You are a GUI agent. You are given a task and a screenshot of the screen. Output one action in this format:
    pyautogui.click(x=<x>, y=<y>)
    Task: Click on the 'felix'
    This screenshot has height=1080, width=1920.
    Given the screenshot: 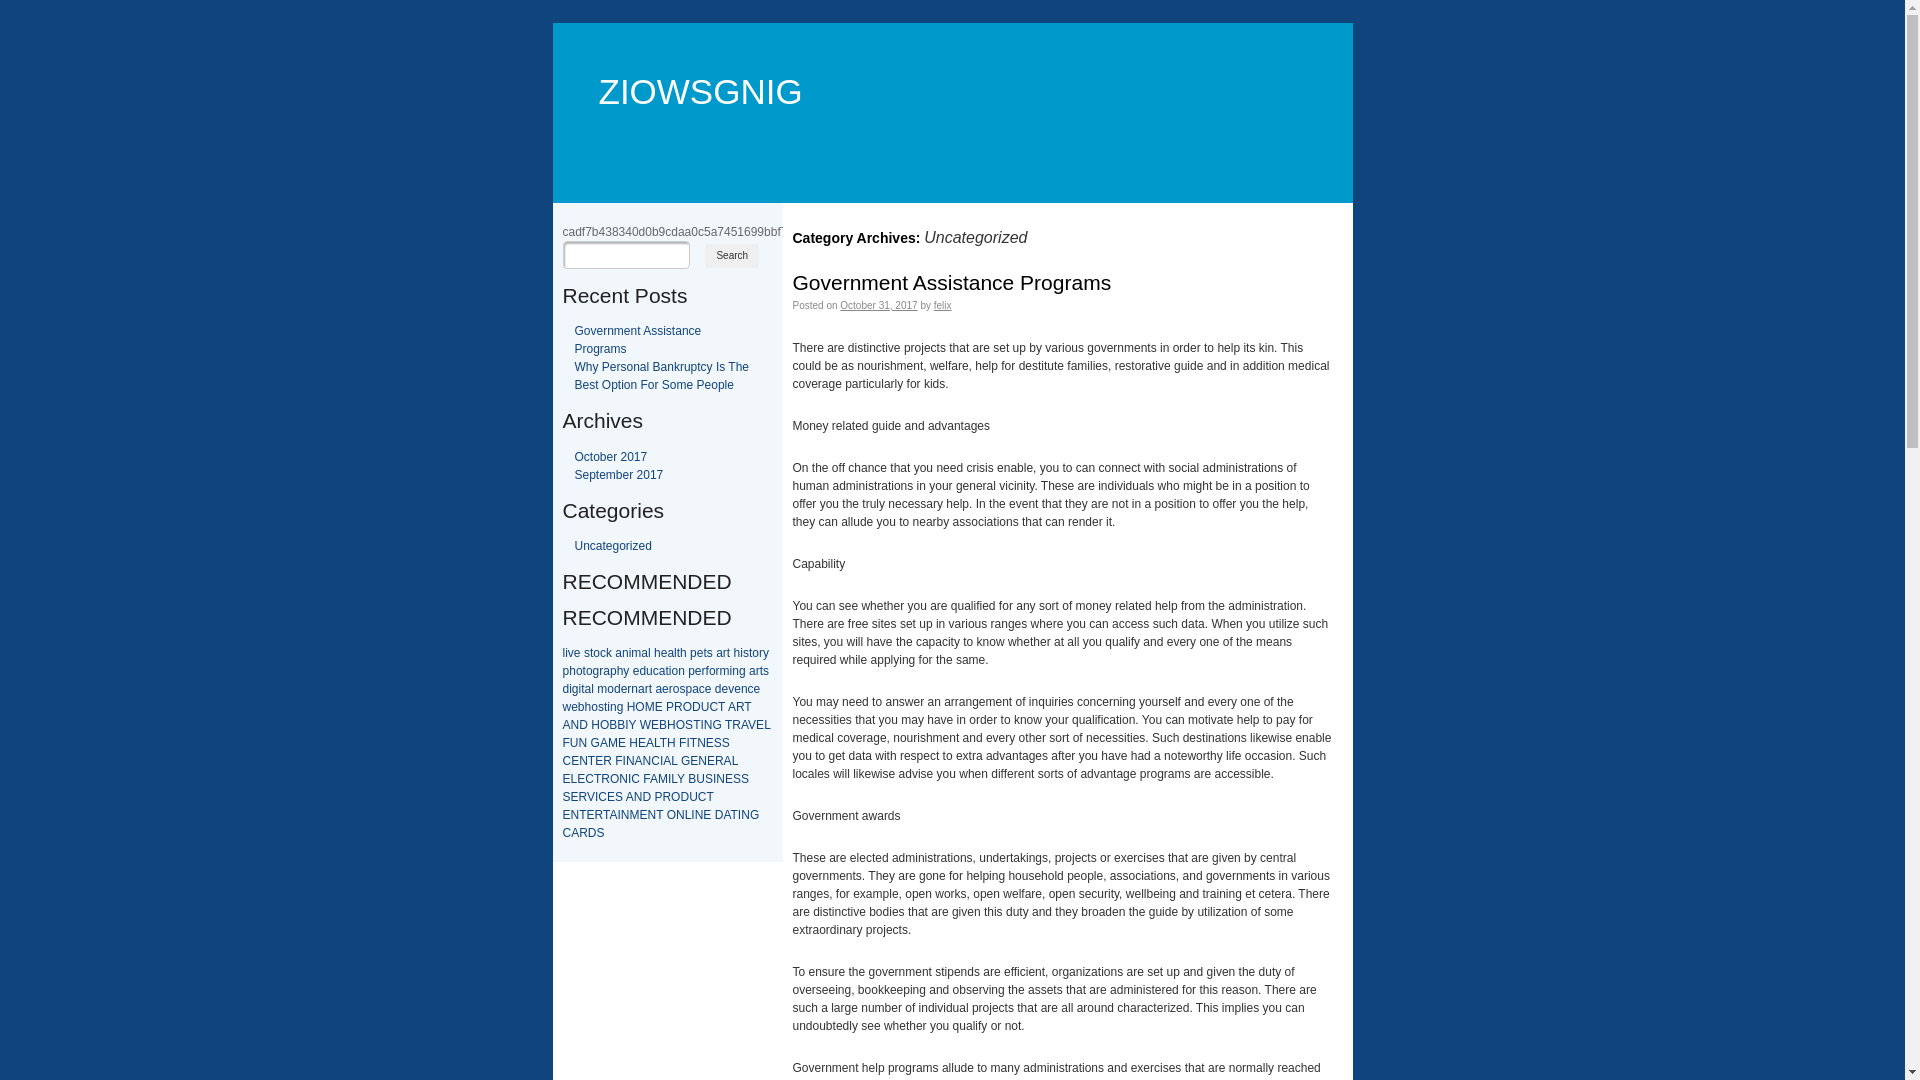 What is the action you would take?
    pyautogui.click(x=941, y=305)
    